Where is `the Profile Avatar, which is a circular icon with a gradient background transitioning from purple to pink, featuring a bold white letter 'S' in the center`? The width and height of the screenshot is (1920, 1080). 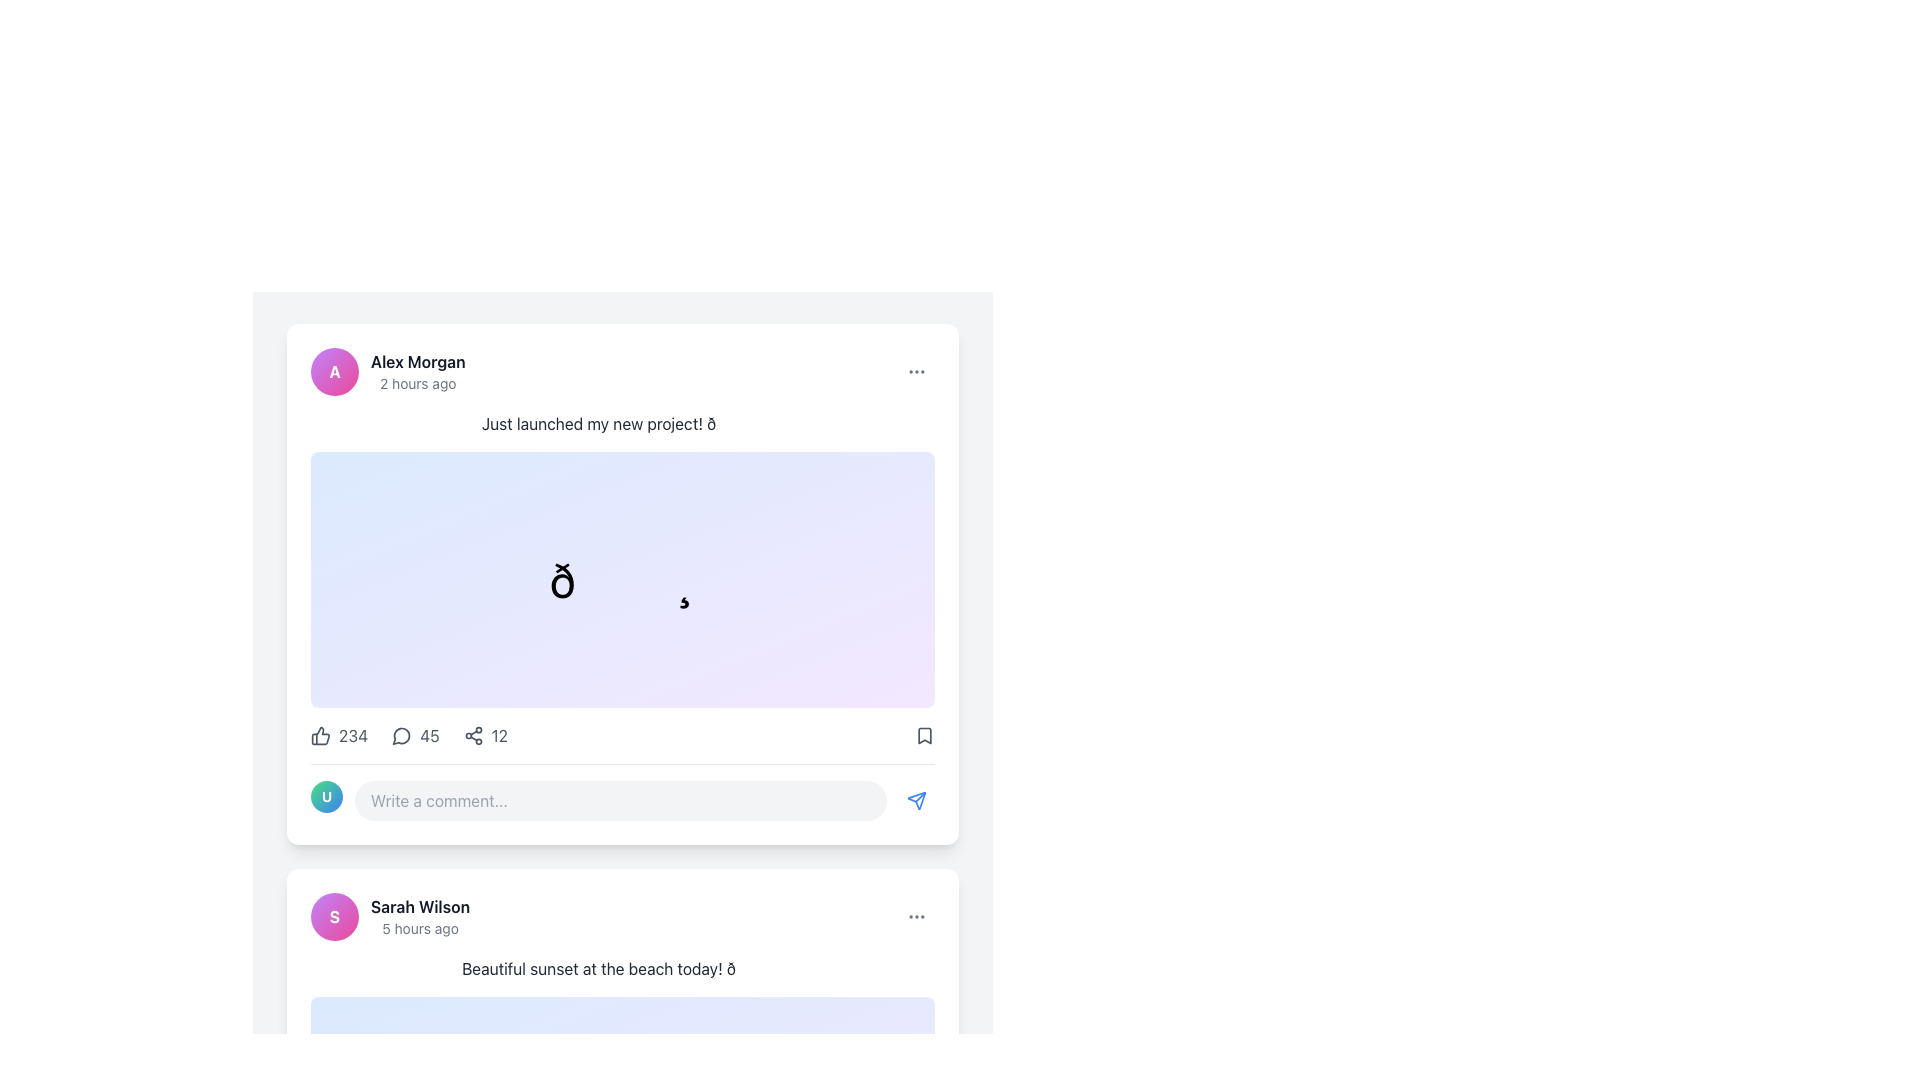
the Profile Avatar, which is a circular icon with a gradient background transitioning from purple to pink, featuring a bold white letter 'S' in the center is located at coordinates (335, 917).